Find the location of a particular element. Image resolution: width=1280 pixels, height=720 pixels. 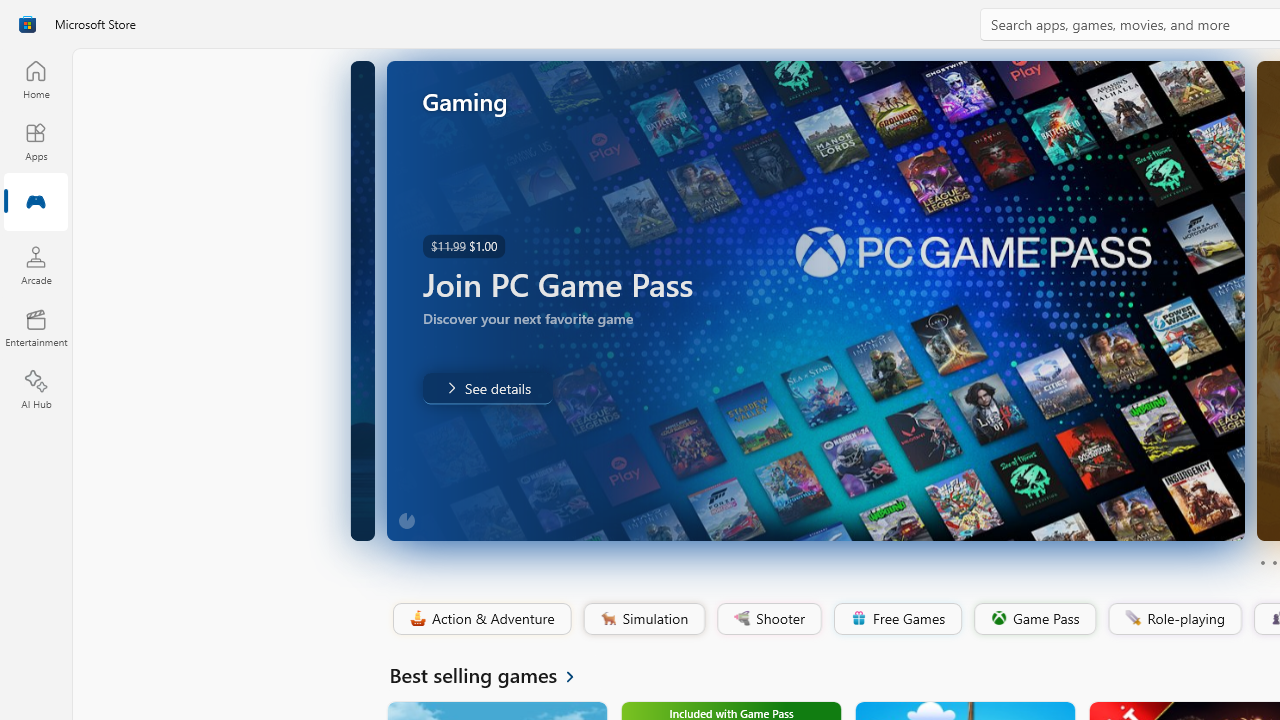

'Page 1' is located at coordinates (1261, 563).